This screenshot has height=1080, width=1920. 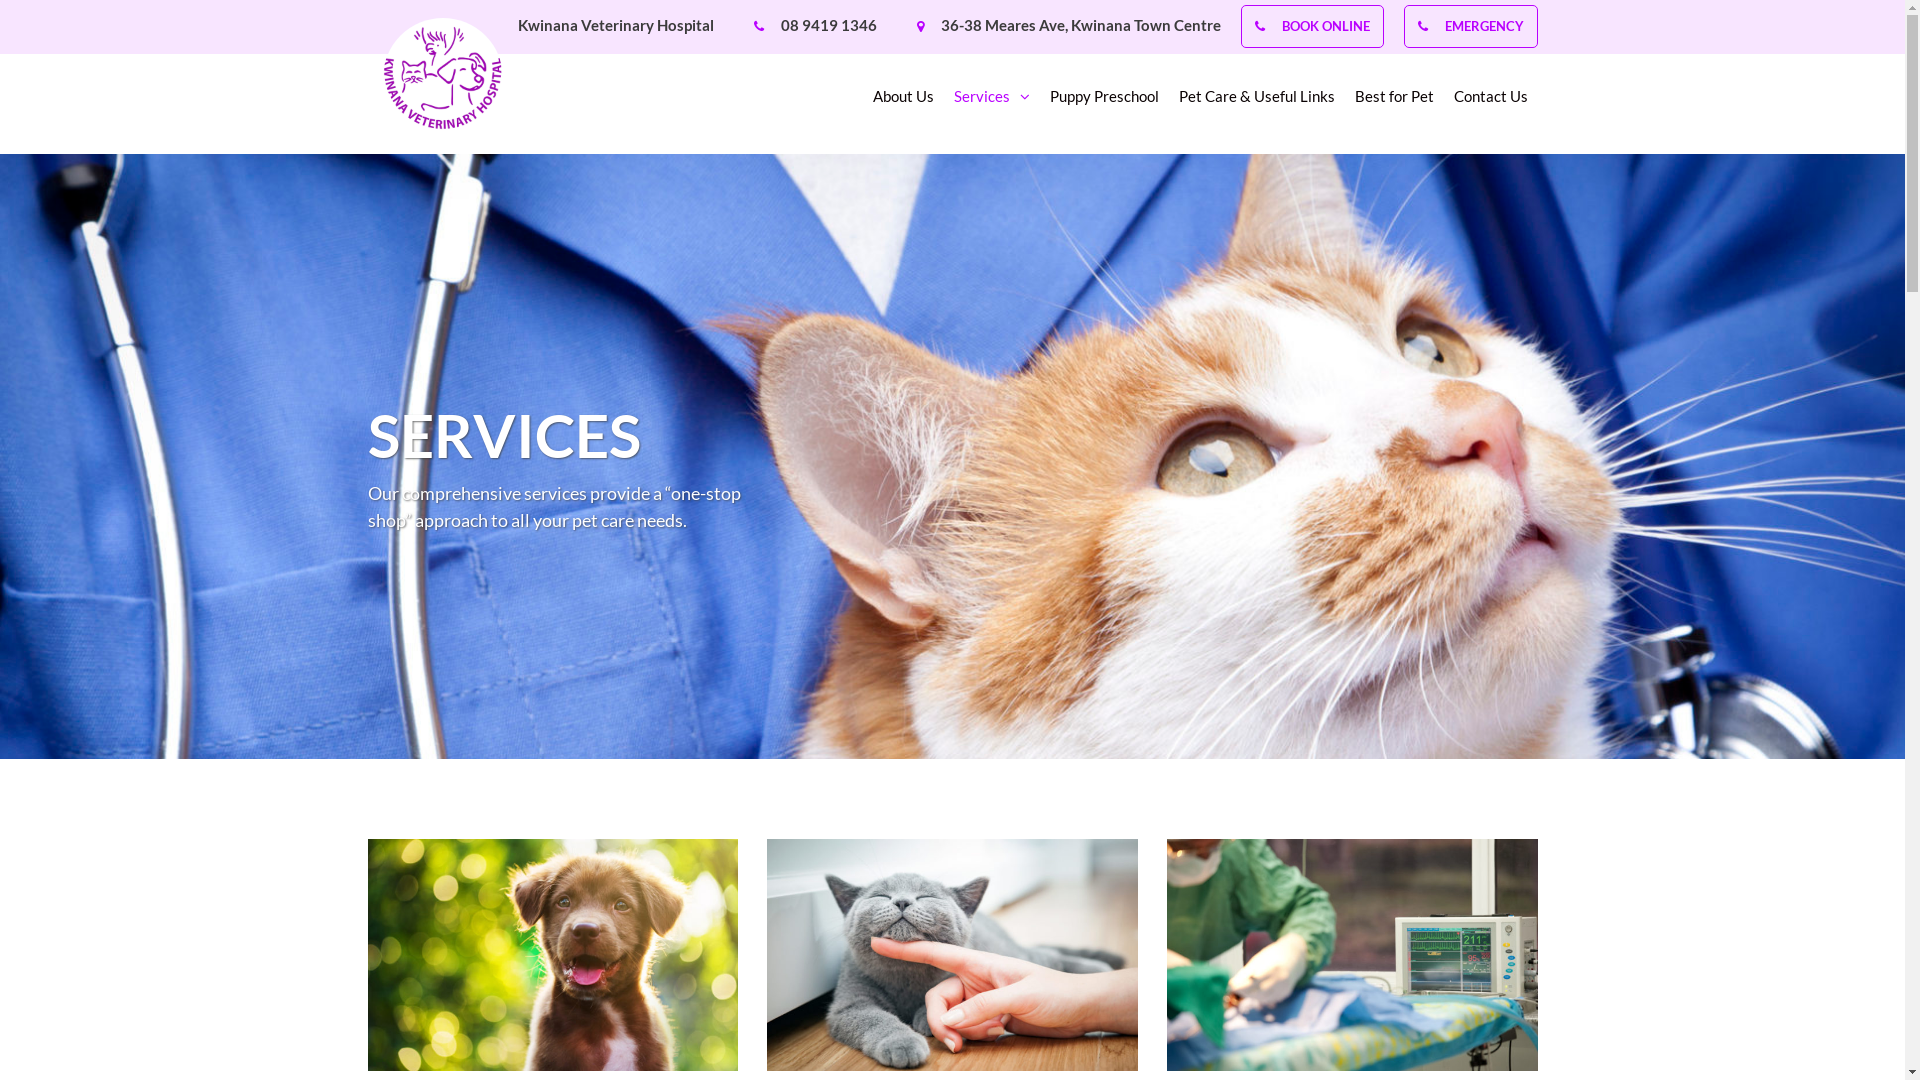 I want to click on 'Best for Pet', so click(x=1392, y=101).